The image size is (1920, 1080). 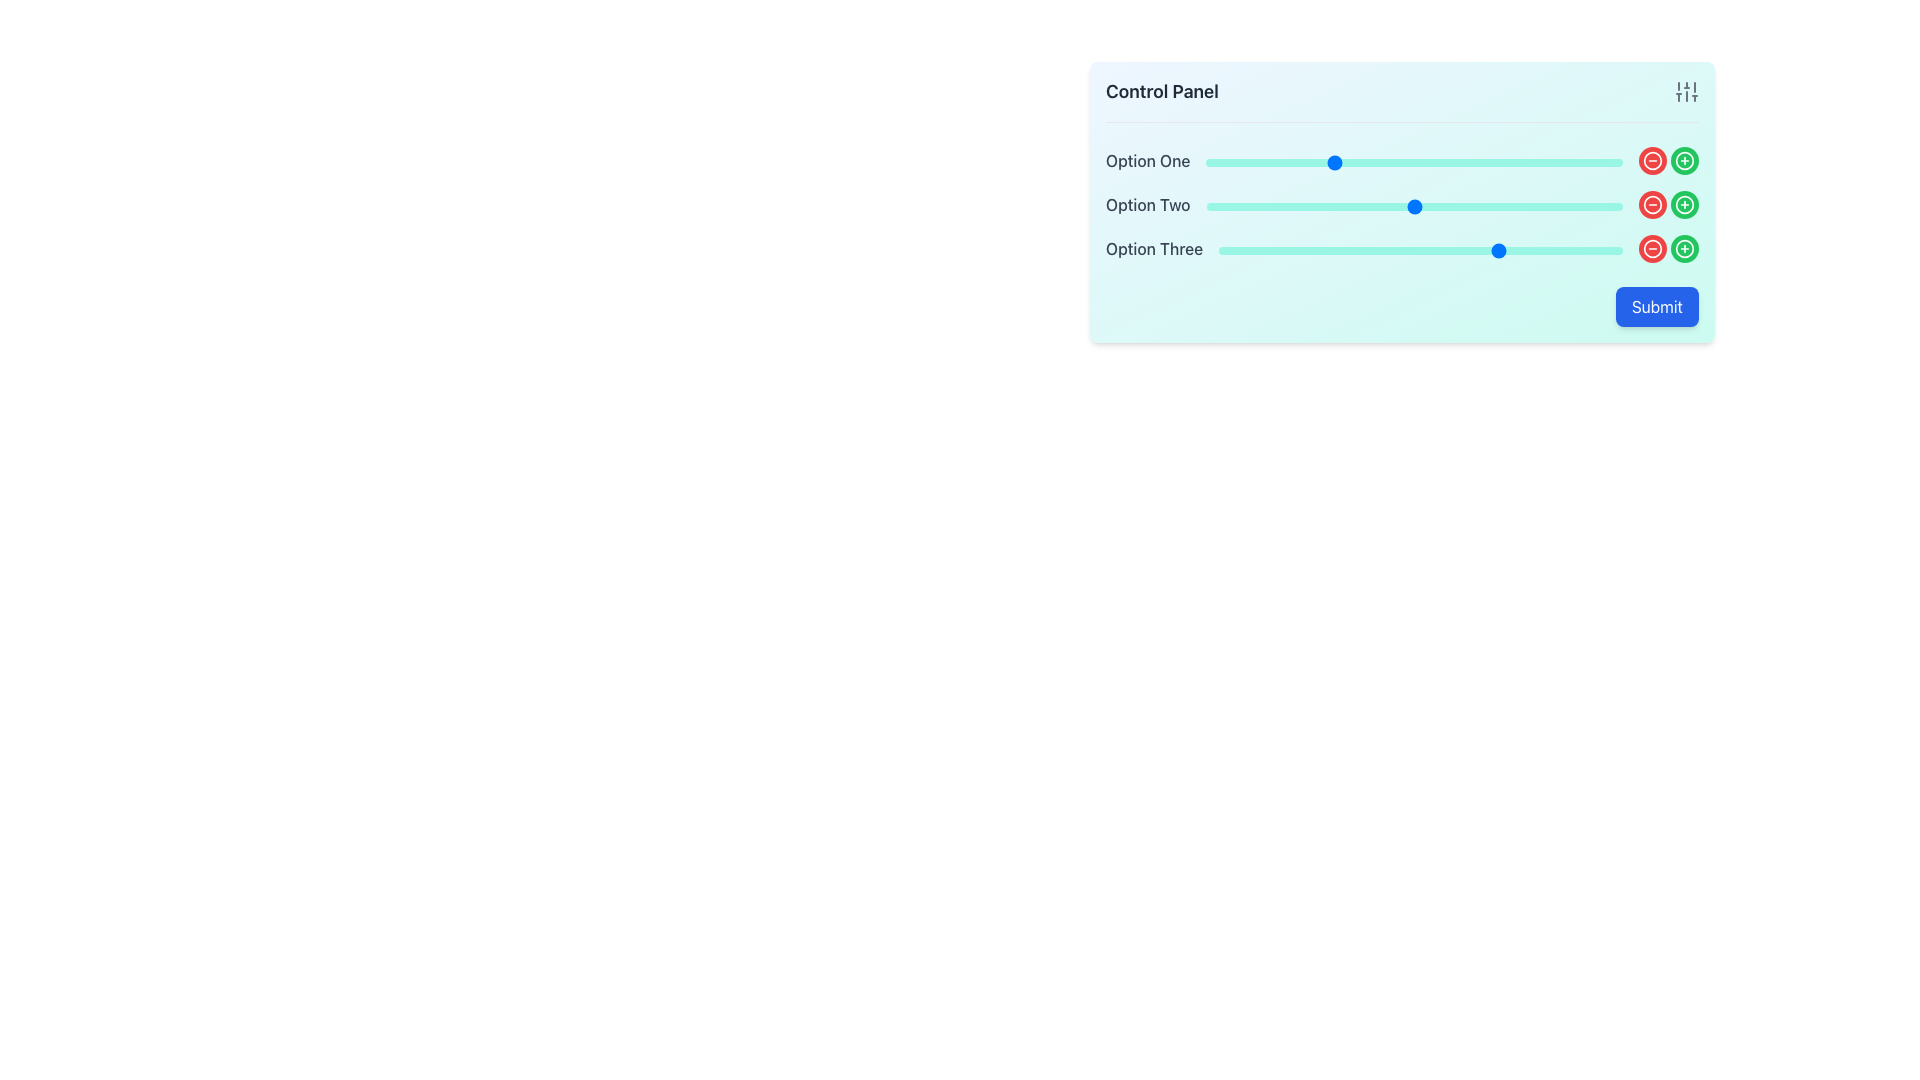 I want to click on outer circular boundary of the third 'plus' action button, which is visually represented as a circle in the SVG shape located to the right of 'Option Three', so click(x=1683, y=204).